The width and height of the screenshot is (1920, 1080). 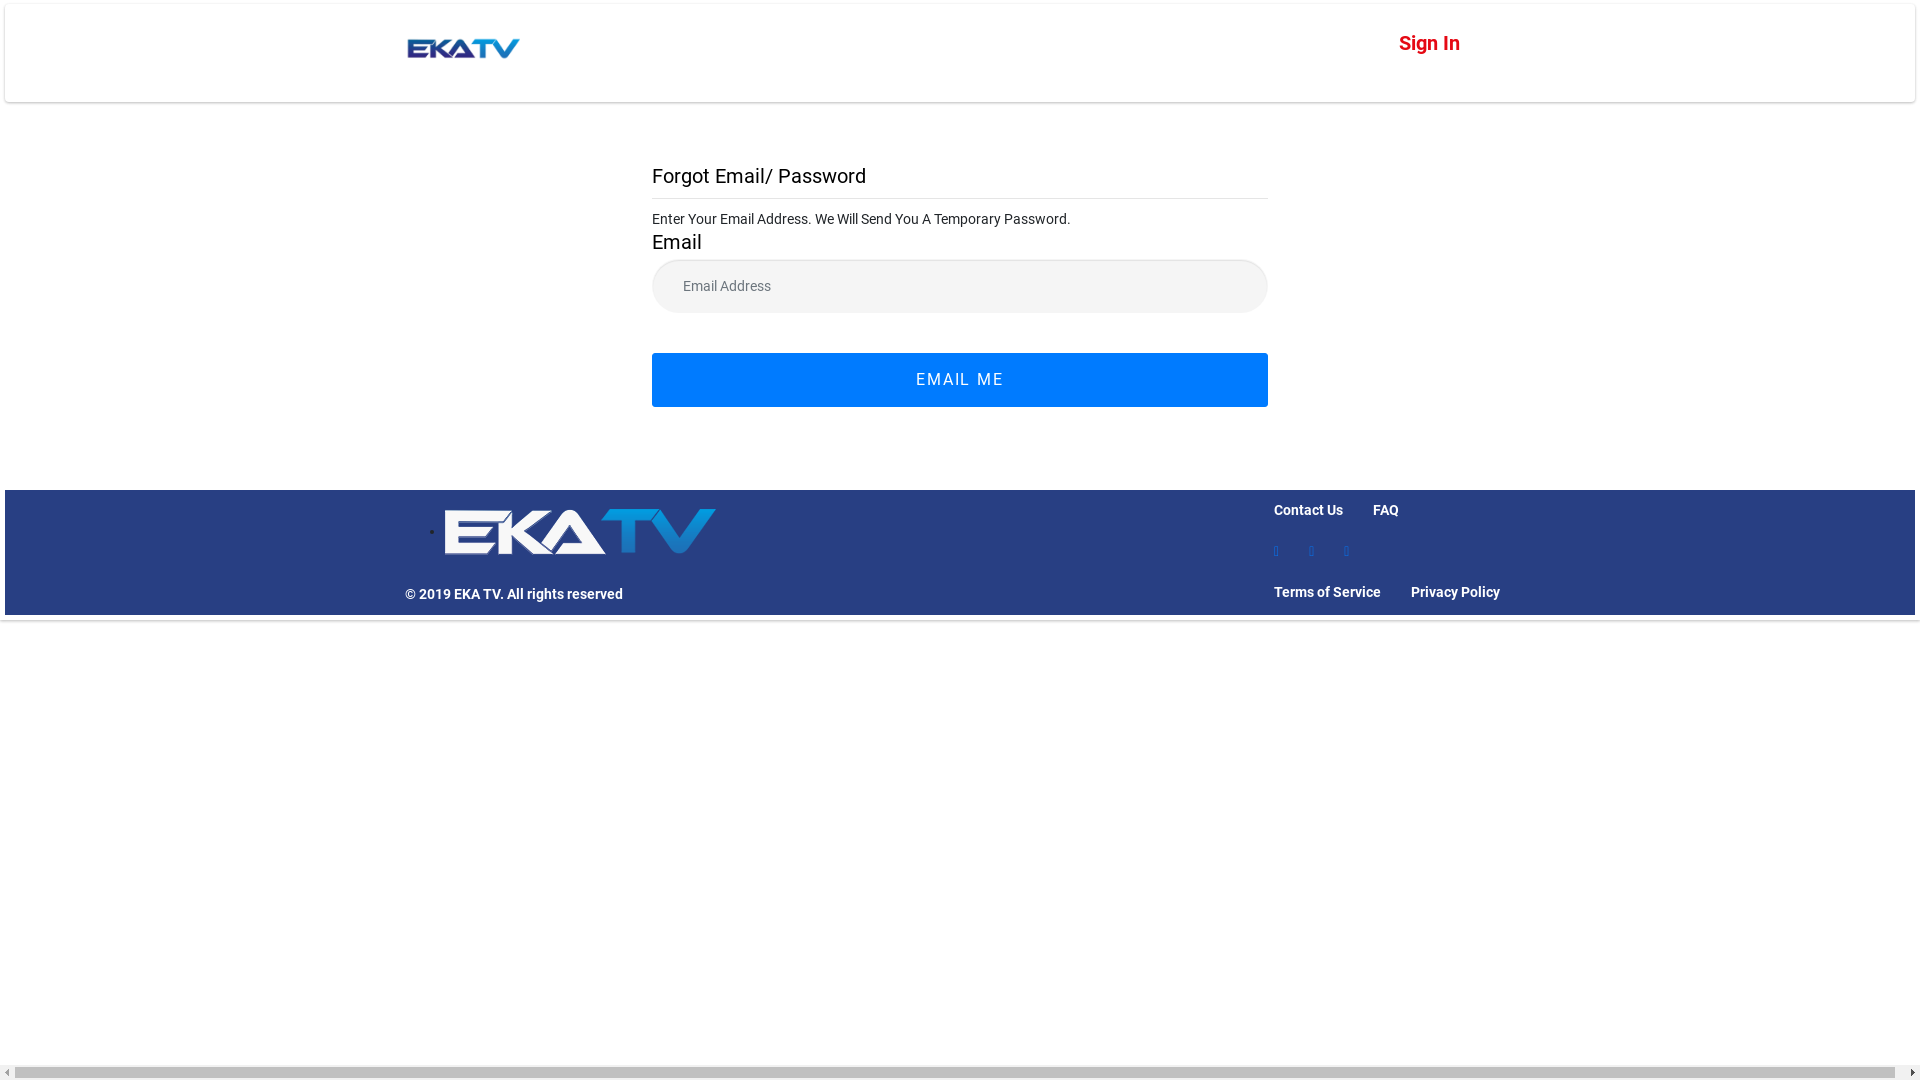 I want to click on 'Terms of Service', so click(x=1327, y=591).